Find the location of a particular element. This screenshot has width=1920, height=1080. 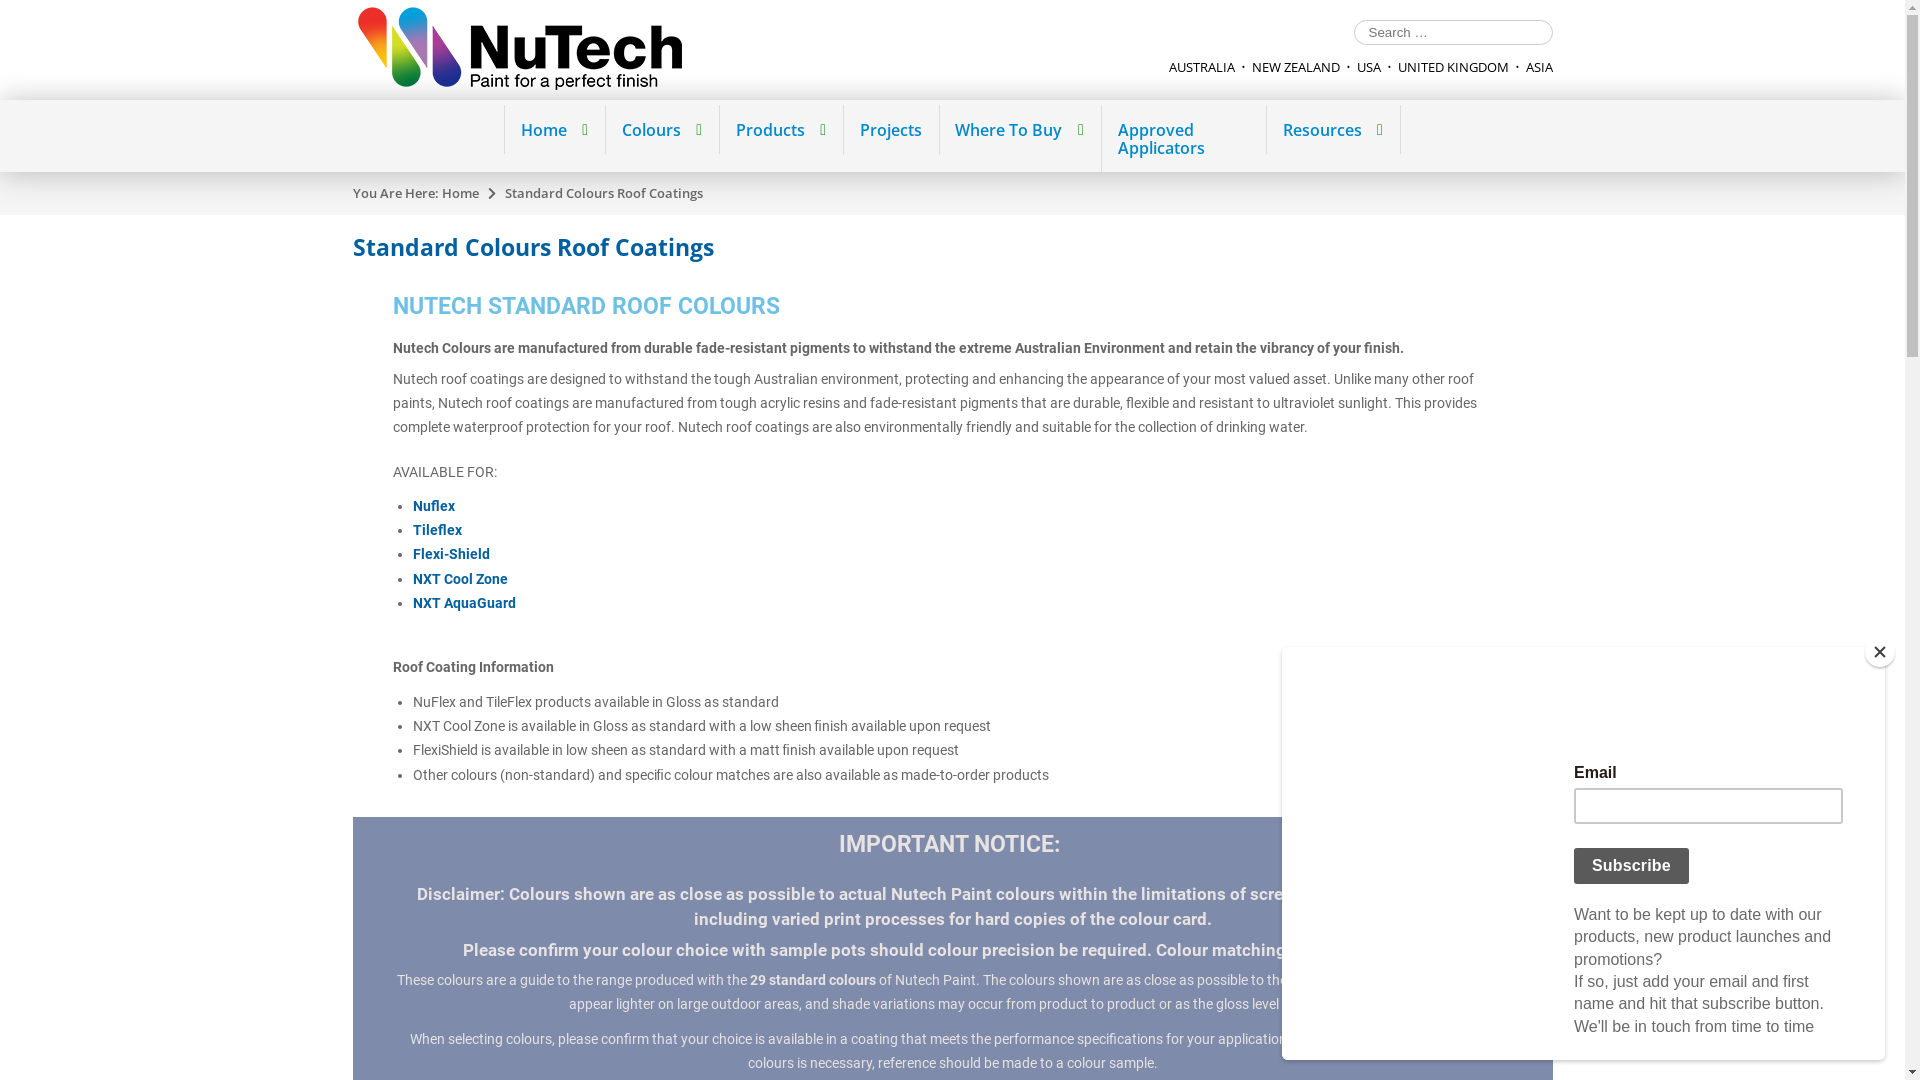

'NEW ZEALAND' is located at coordinates (1296, 65).